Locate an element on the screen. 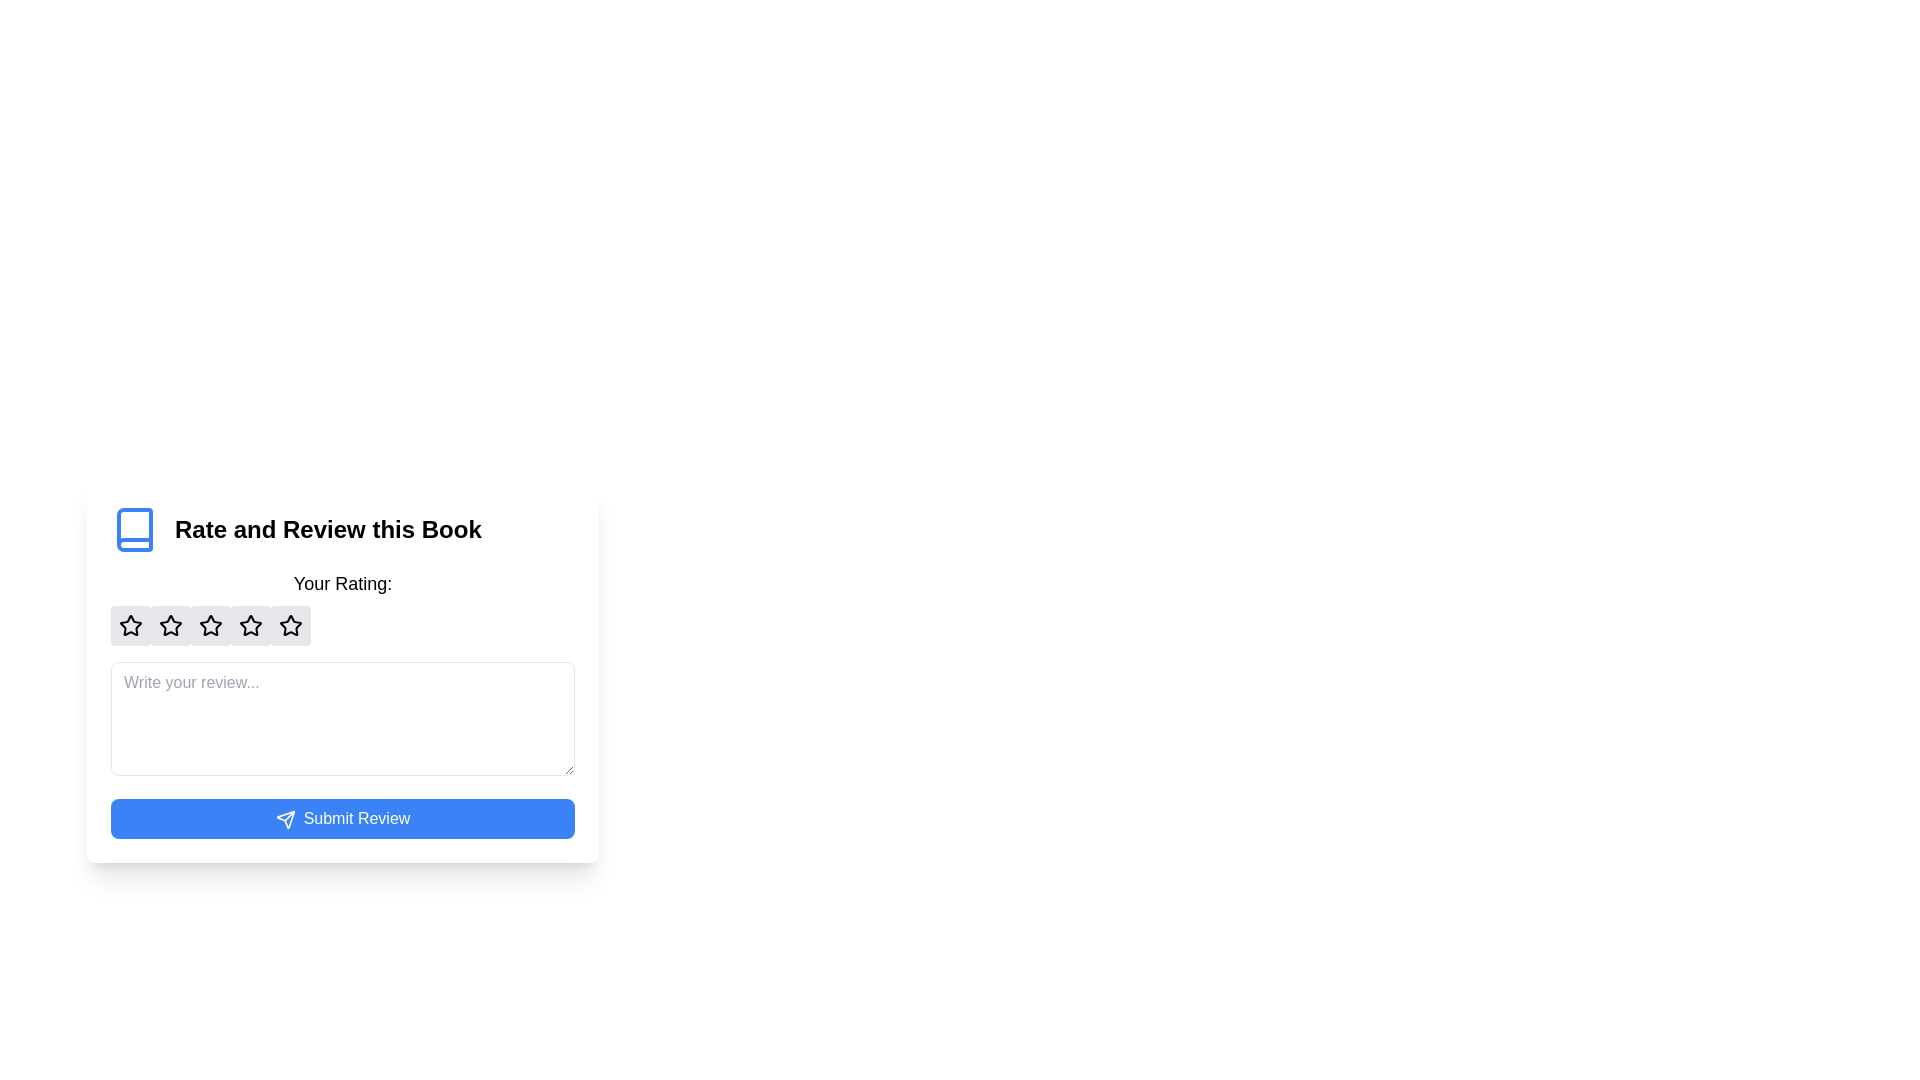  to select text in the rectangular text area with placeholder 'Write your review...' located above the 'Submit Review' button is located at coordinates (342, 722).